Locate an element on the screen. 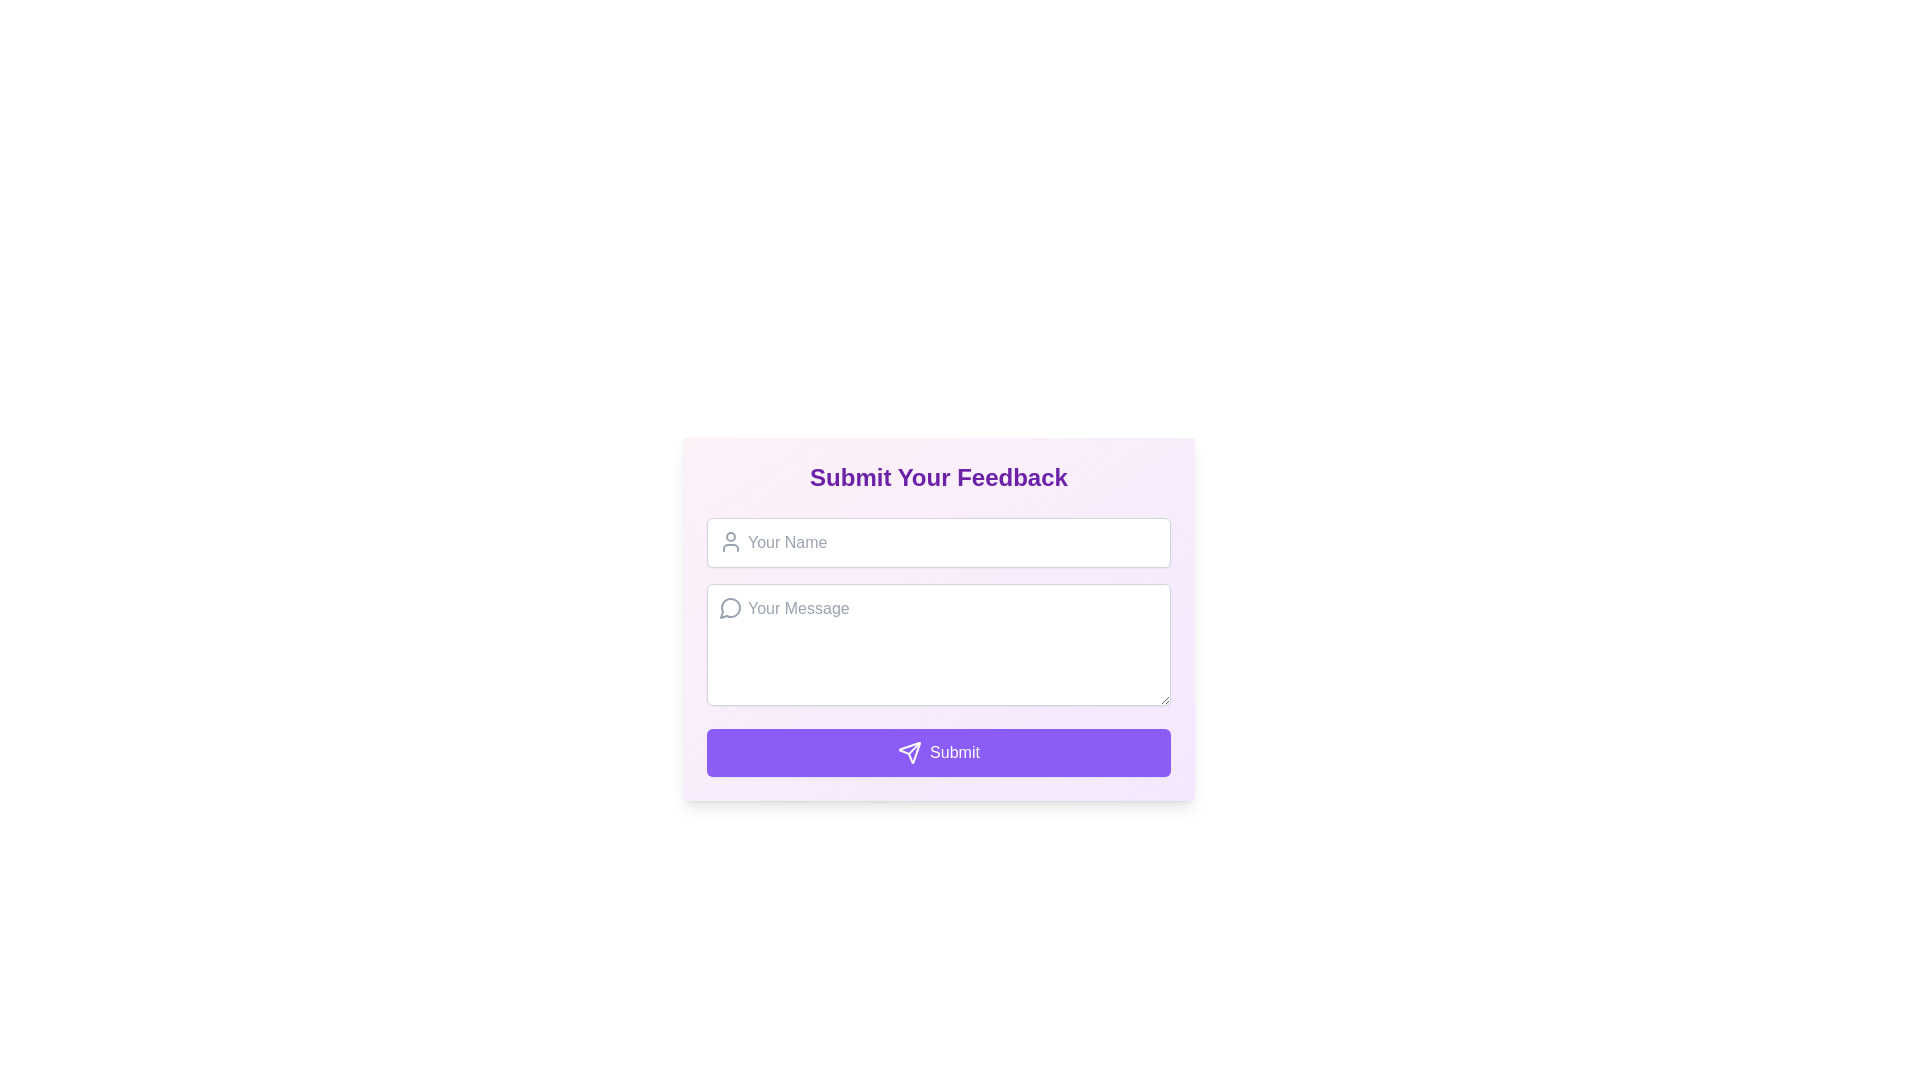 The image size is (1920, 1080). the feedback submission icon located inside the purple 'Submit' button at the bottom of the feedback form is located at coordinates (909, 752).